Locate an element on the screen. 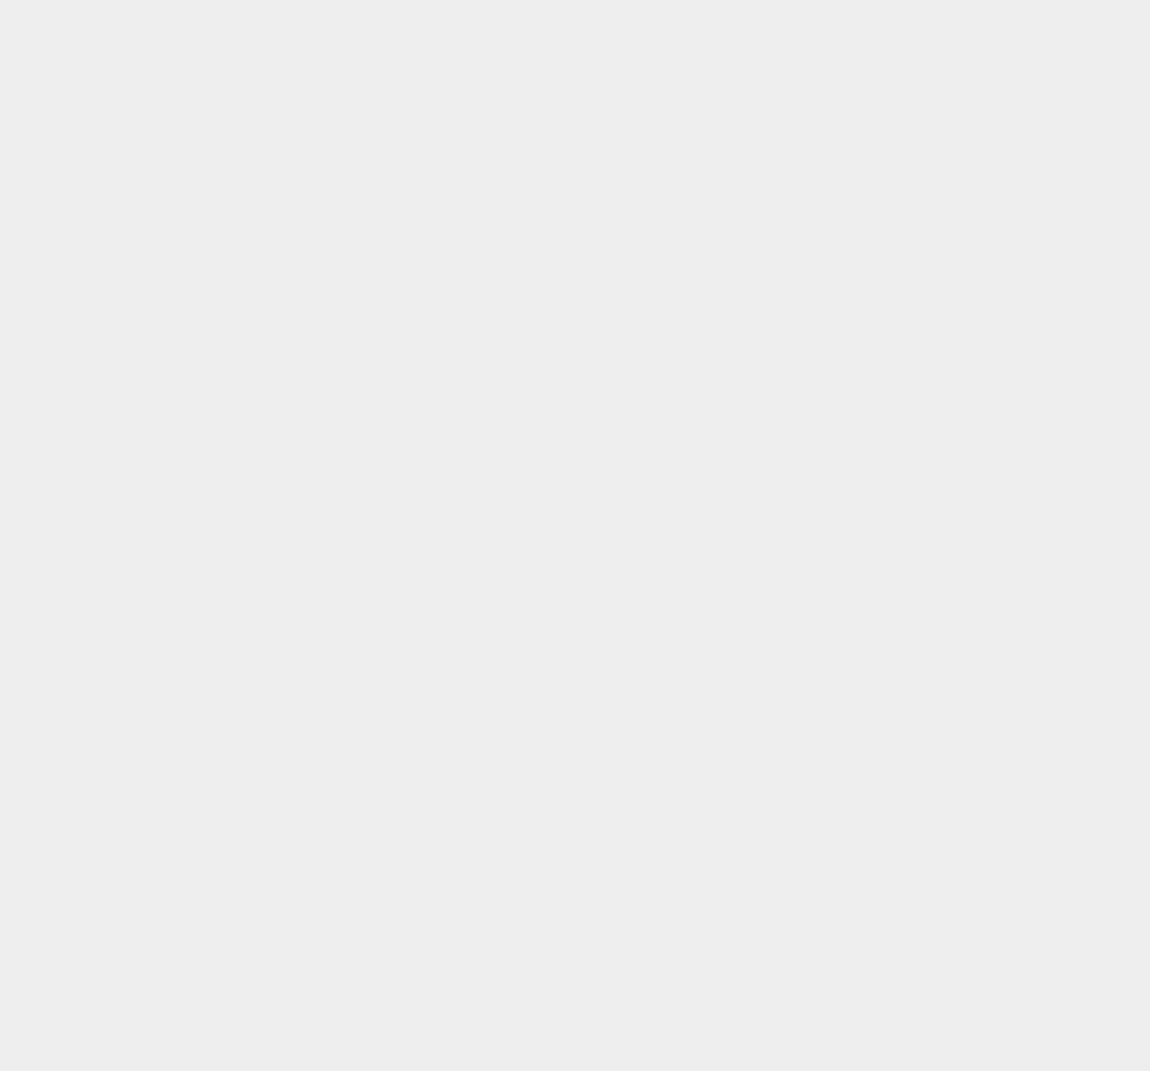  'Notebook' is located at coordinates (842, 904).